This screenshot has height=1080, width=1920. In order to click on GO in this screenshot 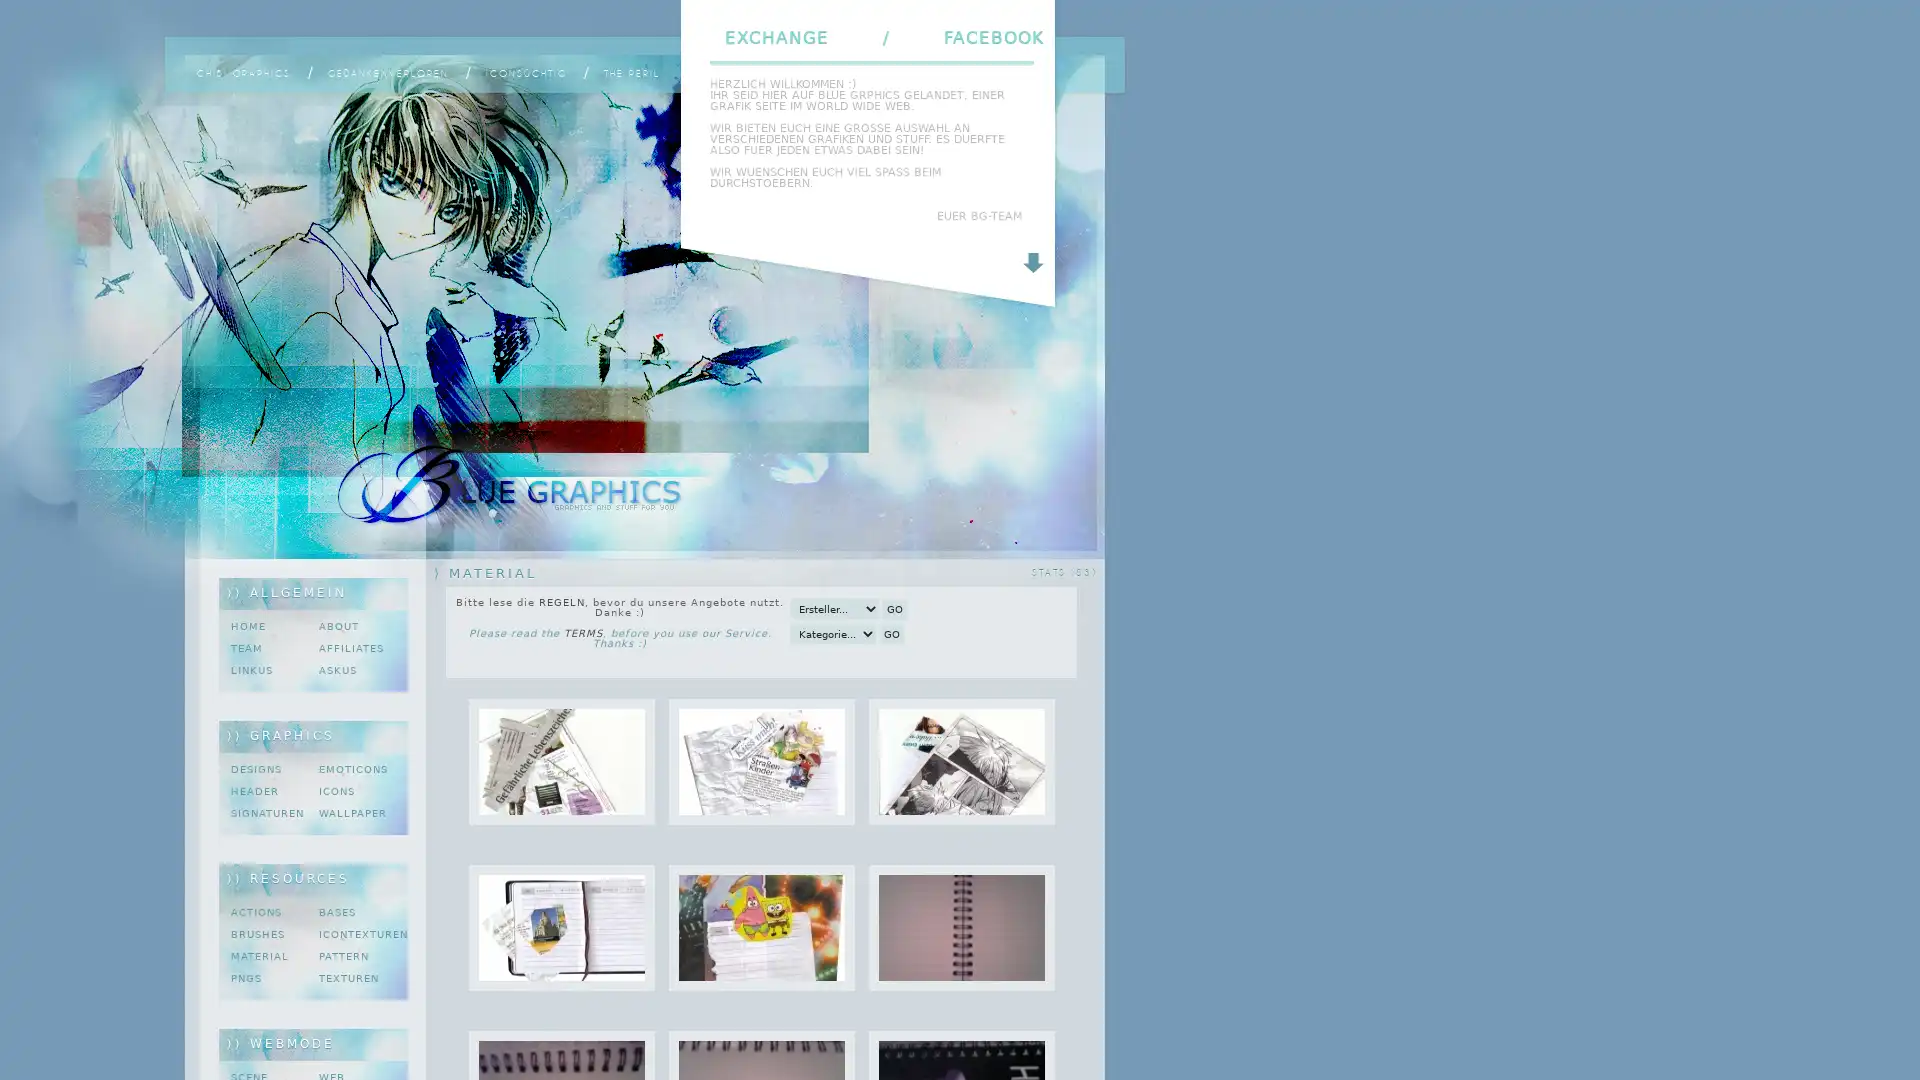, I will do `click(893, 608)`.